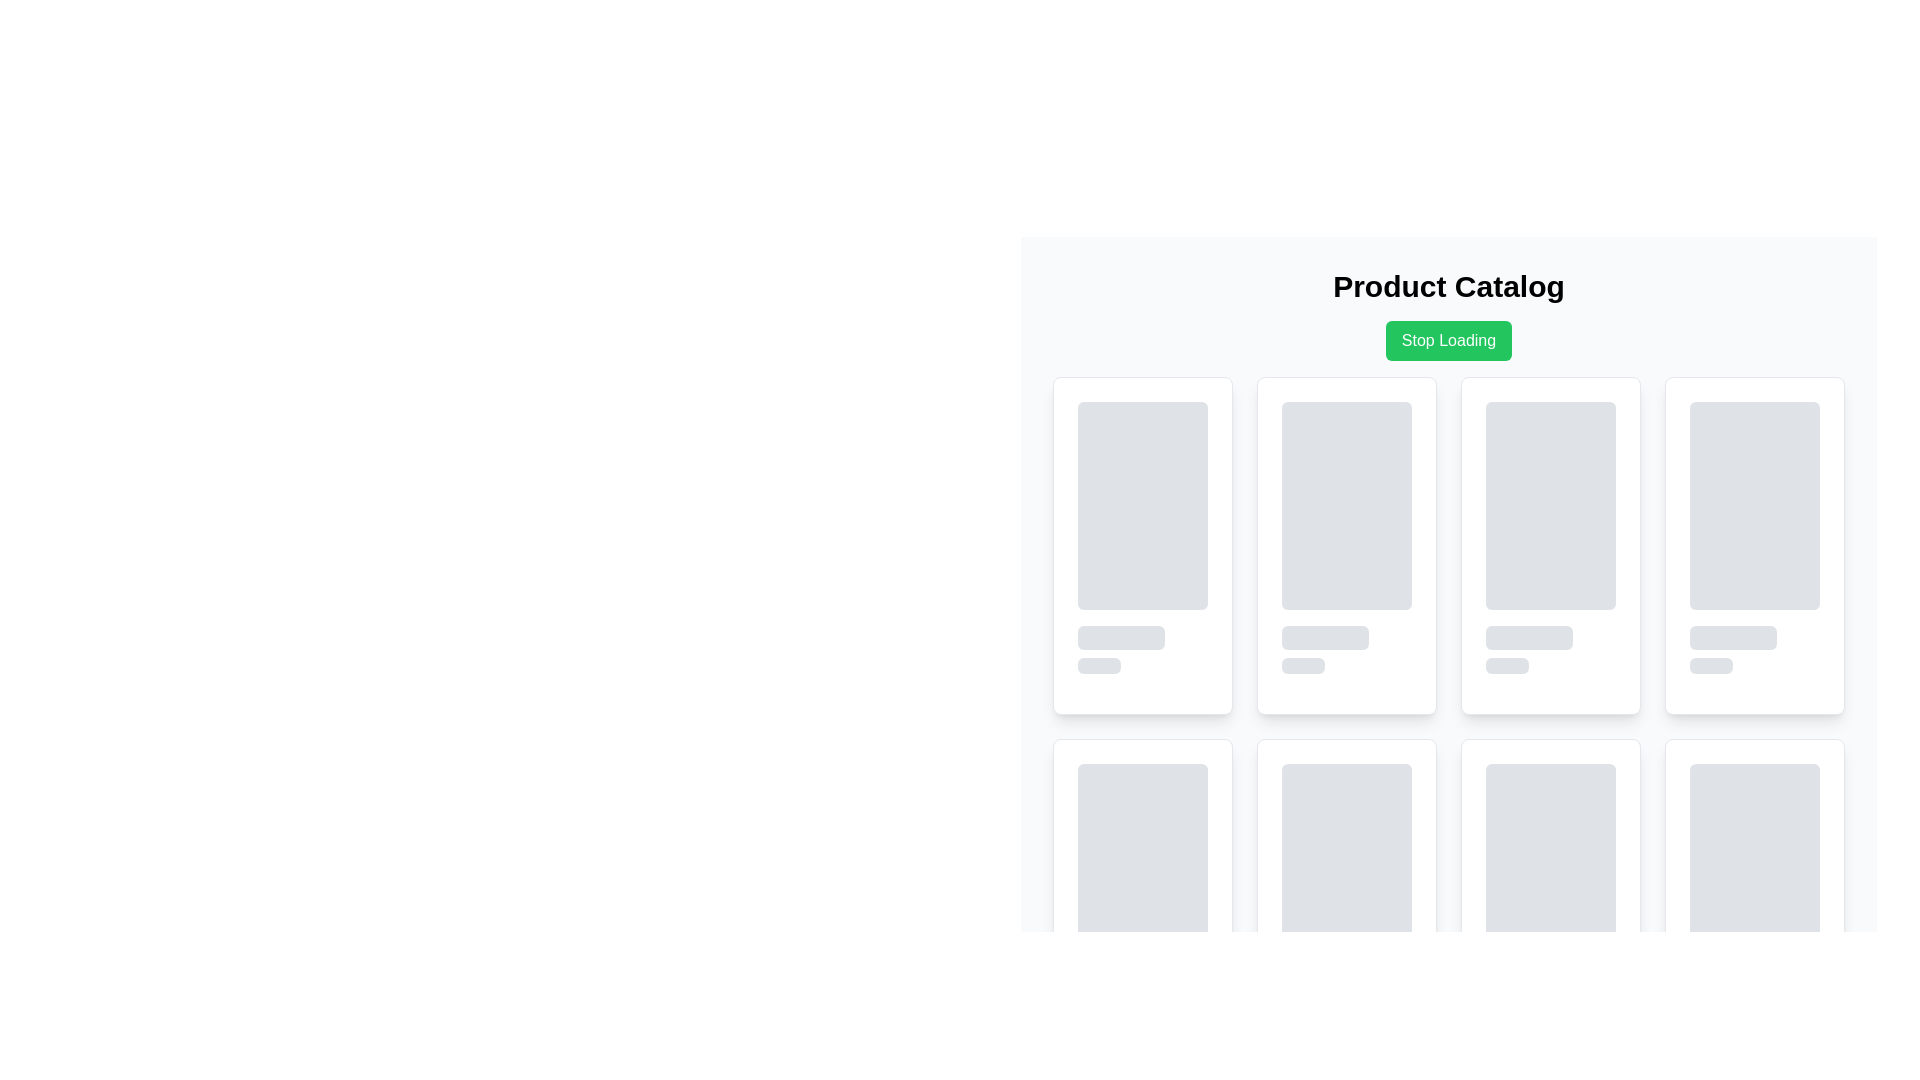  What do you see at coordinates (1754, 536) in the screenshot?
I see `the loading animation placeholder component located in the last card of a horizontally arranged grid, positioned within the fourth card in the first row, right-aligned and occupying the majority of the visual space` at bounding box center [1754, 536].